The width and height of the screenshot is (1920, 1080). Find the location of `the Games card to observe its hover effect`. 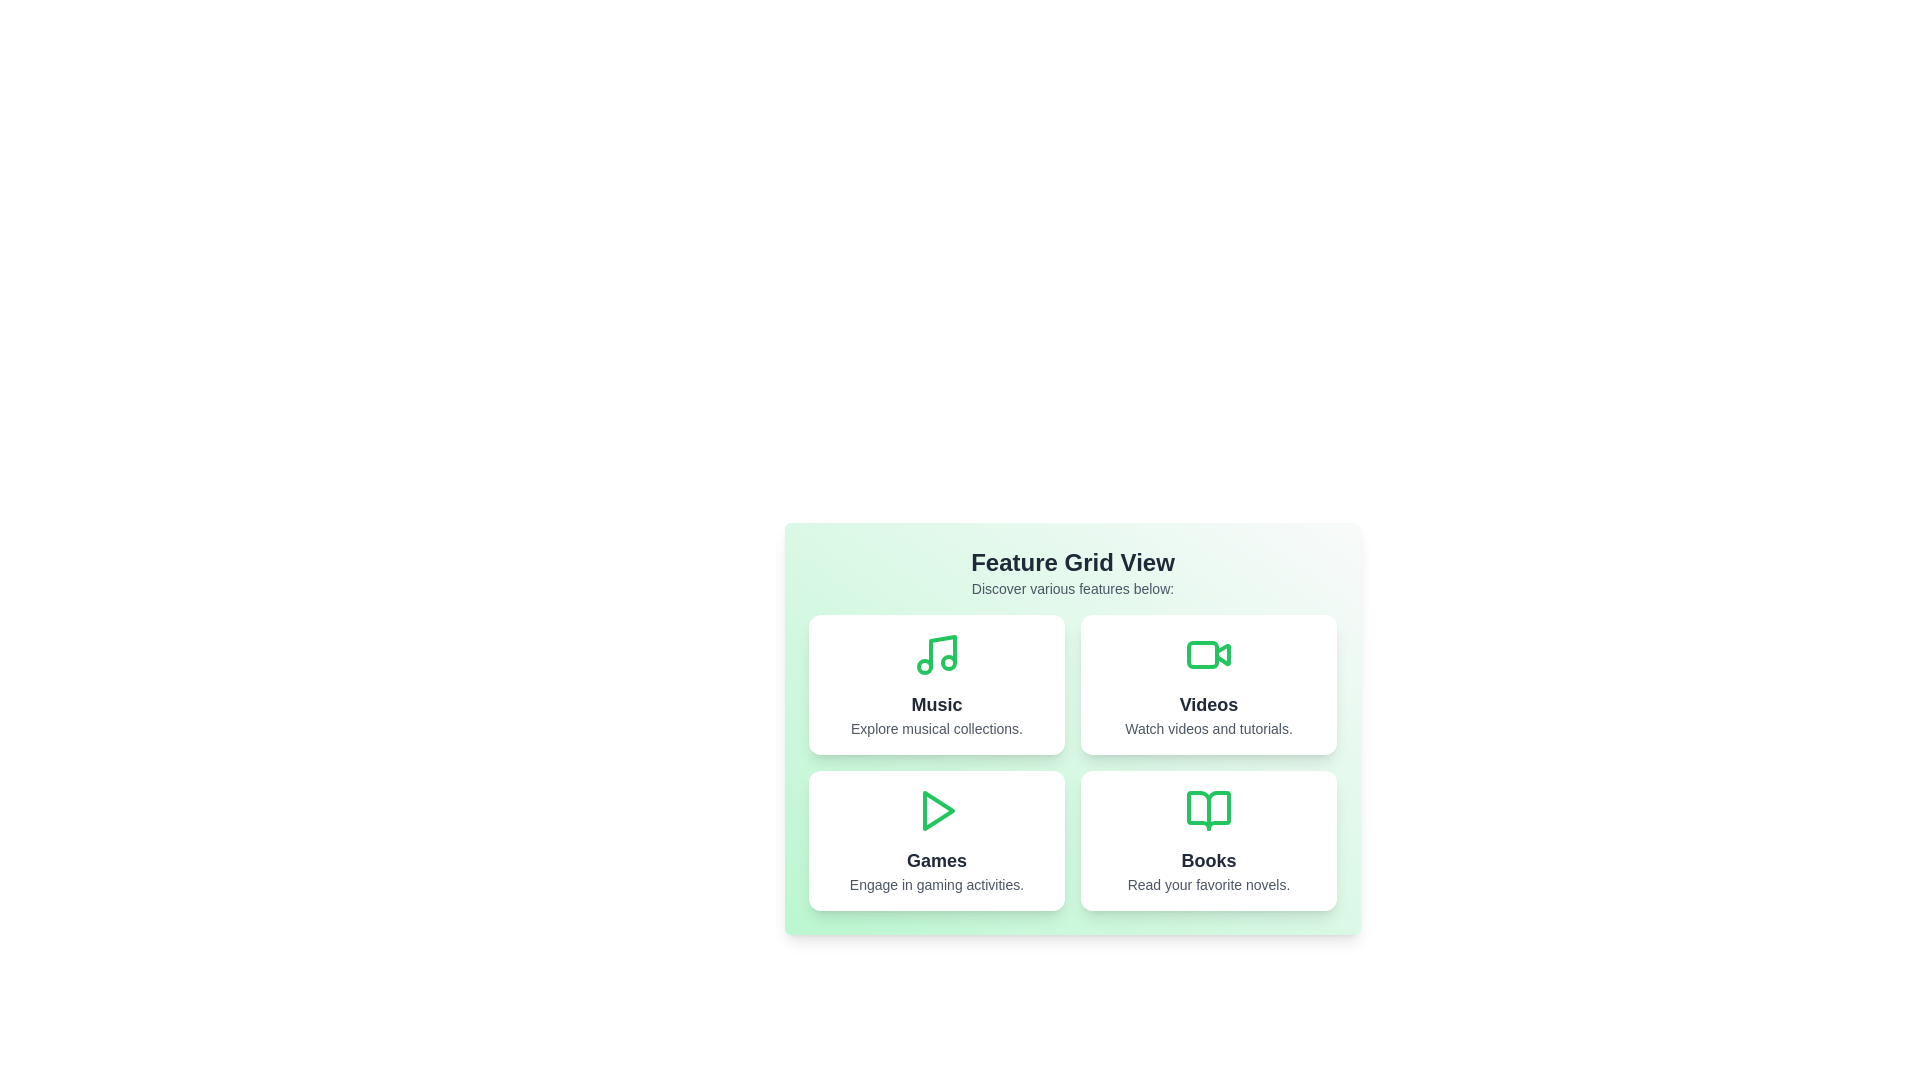

the Games card to observe its hover effect is located at coordinates (935, 840).